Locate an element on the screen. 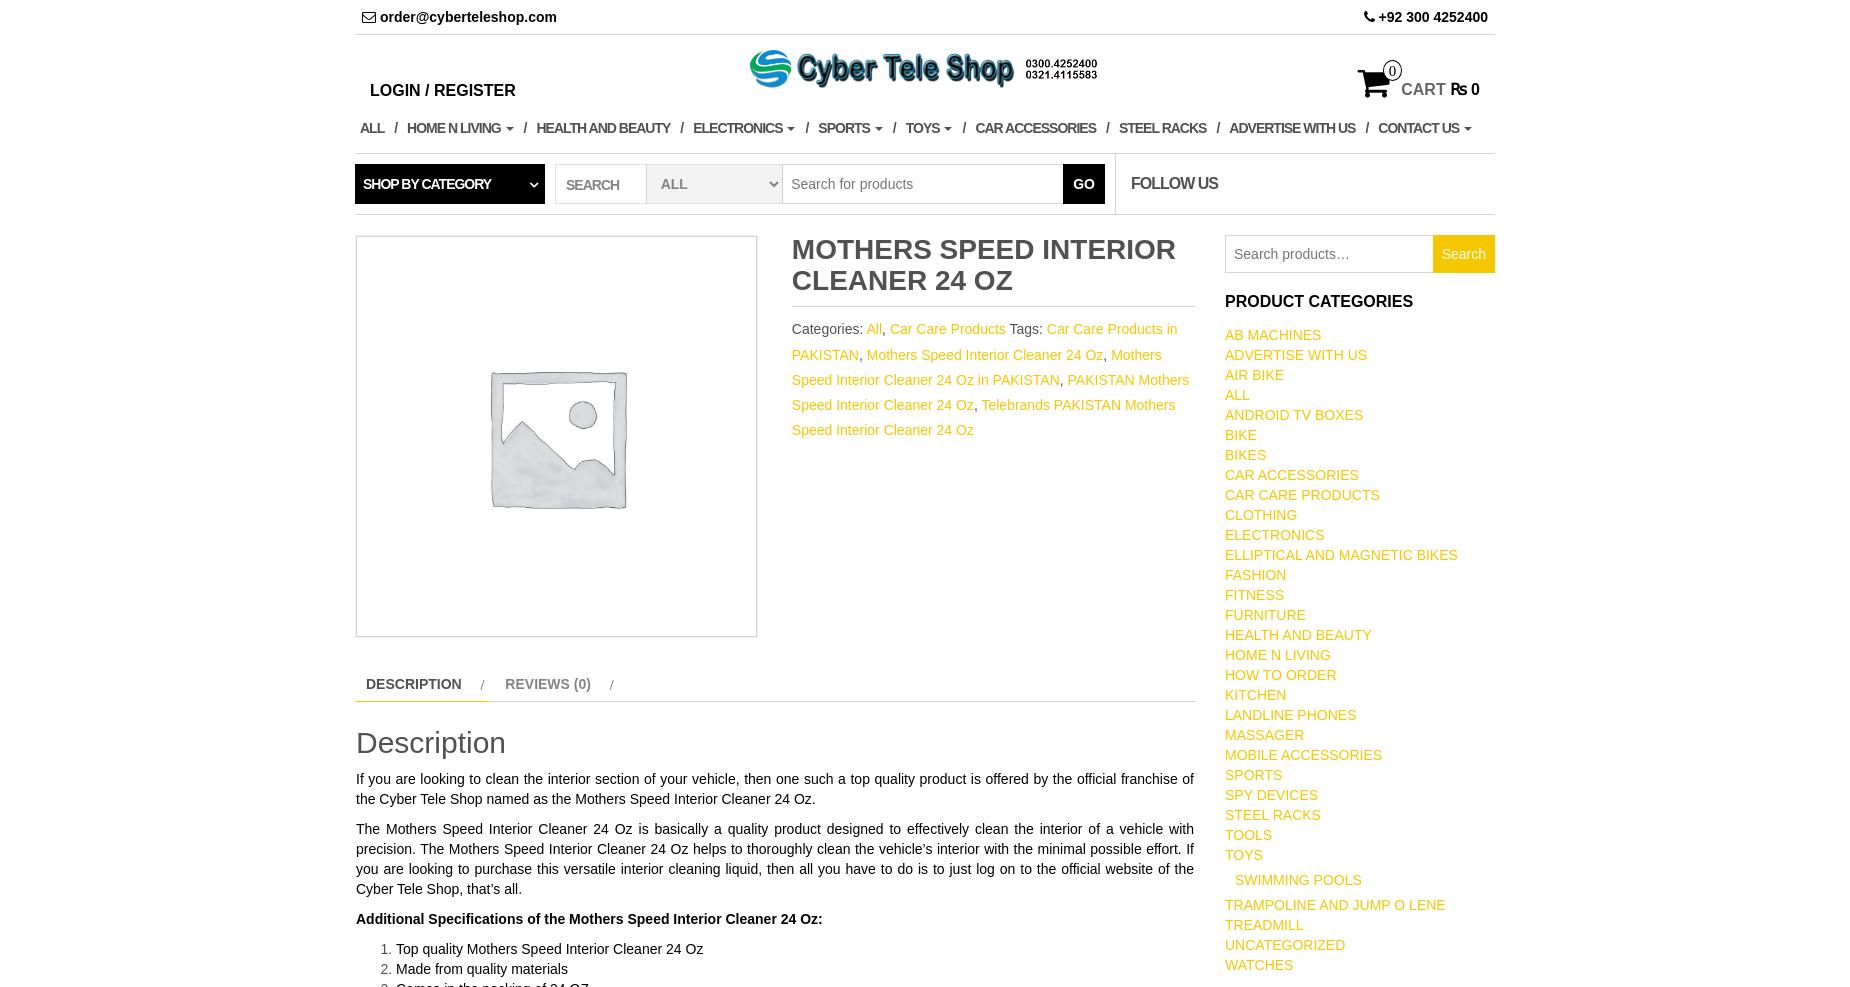 This screenshot has height=987, width=1850. 'Mothers Speed Interior Cleaner 24 Oz in PAKISTAN' is located at coordinates (975, 366).